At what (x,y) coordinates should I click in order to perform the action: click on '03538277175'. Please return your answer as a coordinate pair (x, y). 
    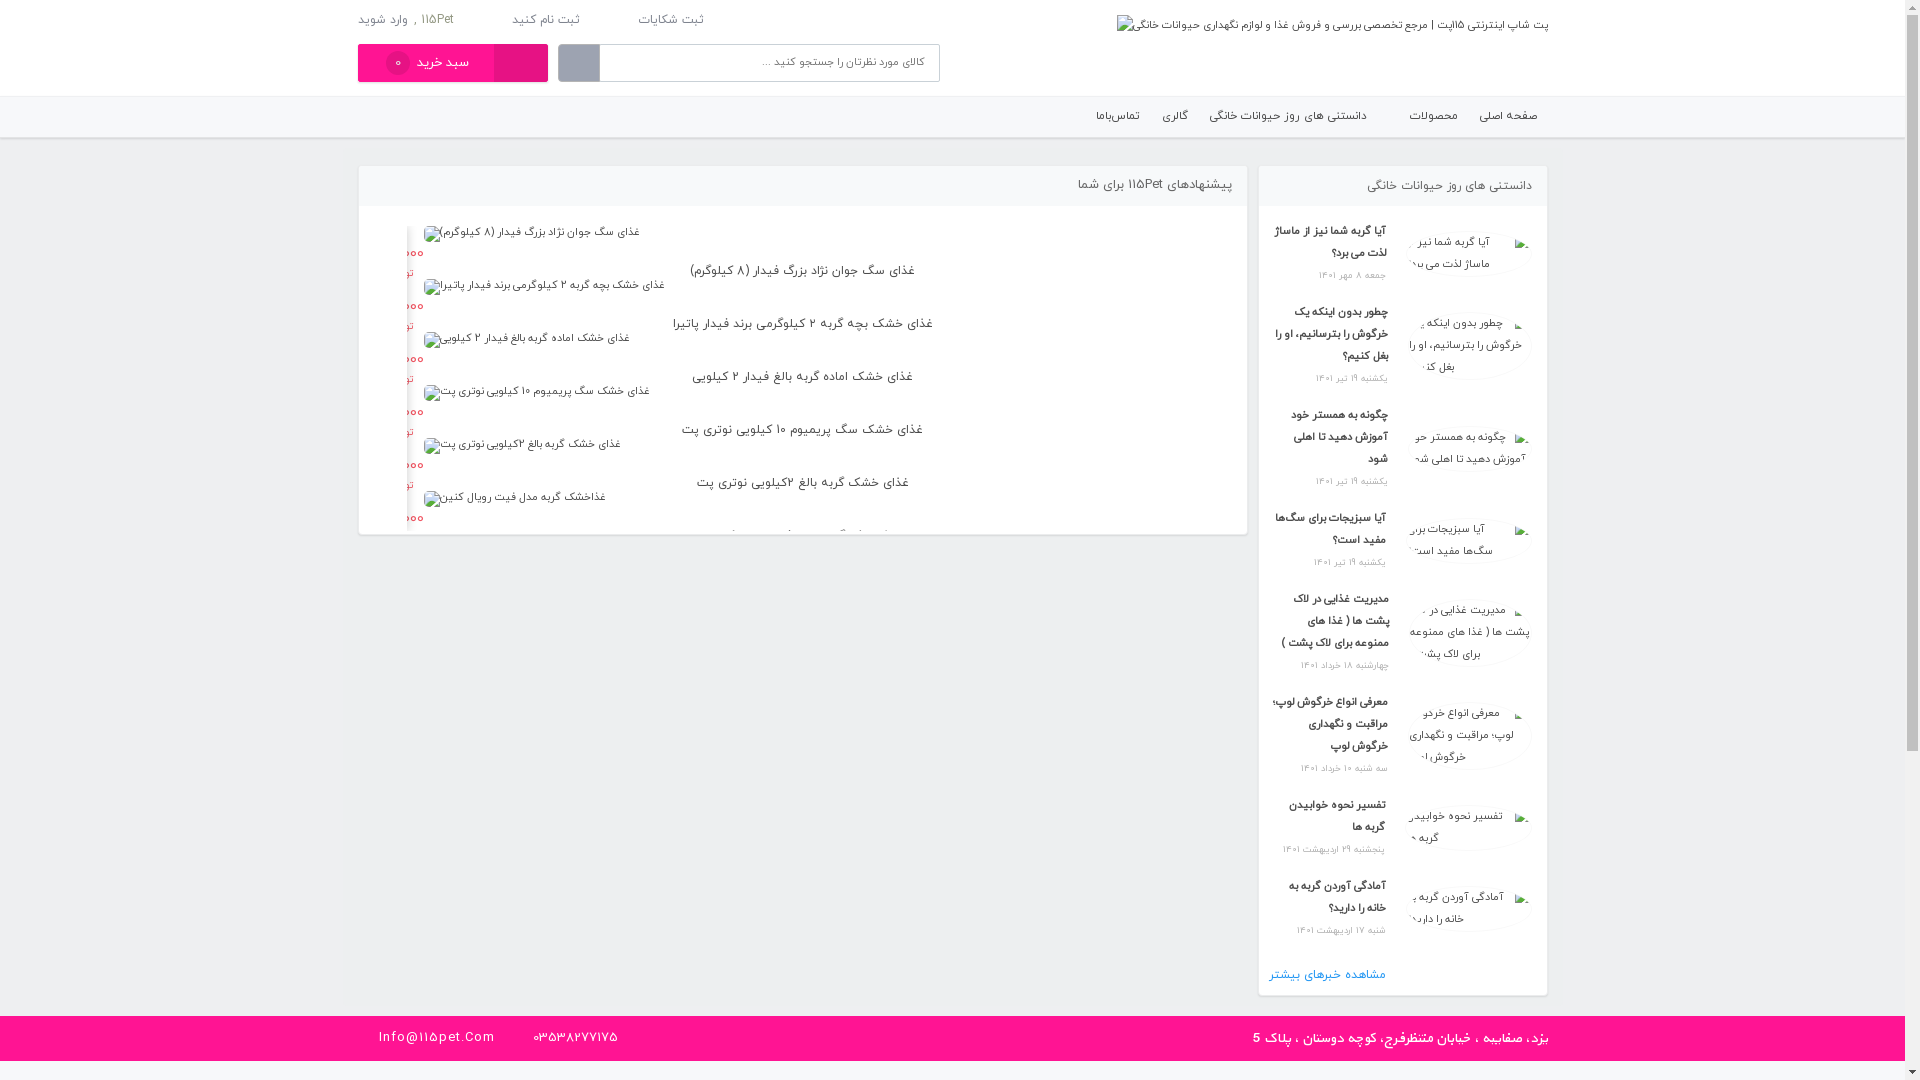
    Looking at the image, I should click on (573, 1036).